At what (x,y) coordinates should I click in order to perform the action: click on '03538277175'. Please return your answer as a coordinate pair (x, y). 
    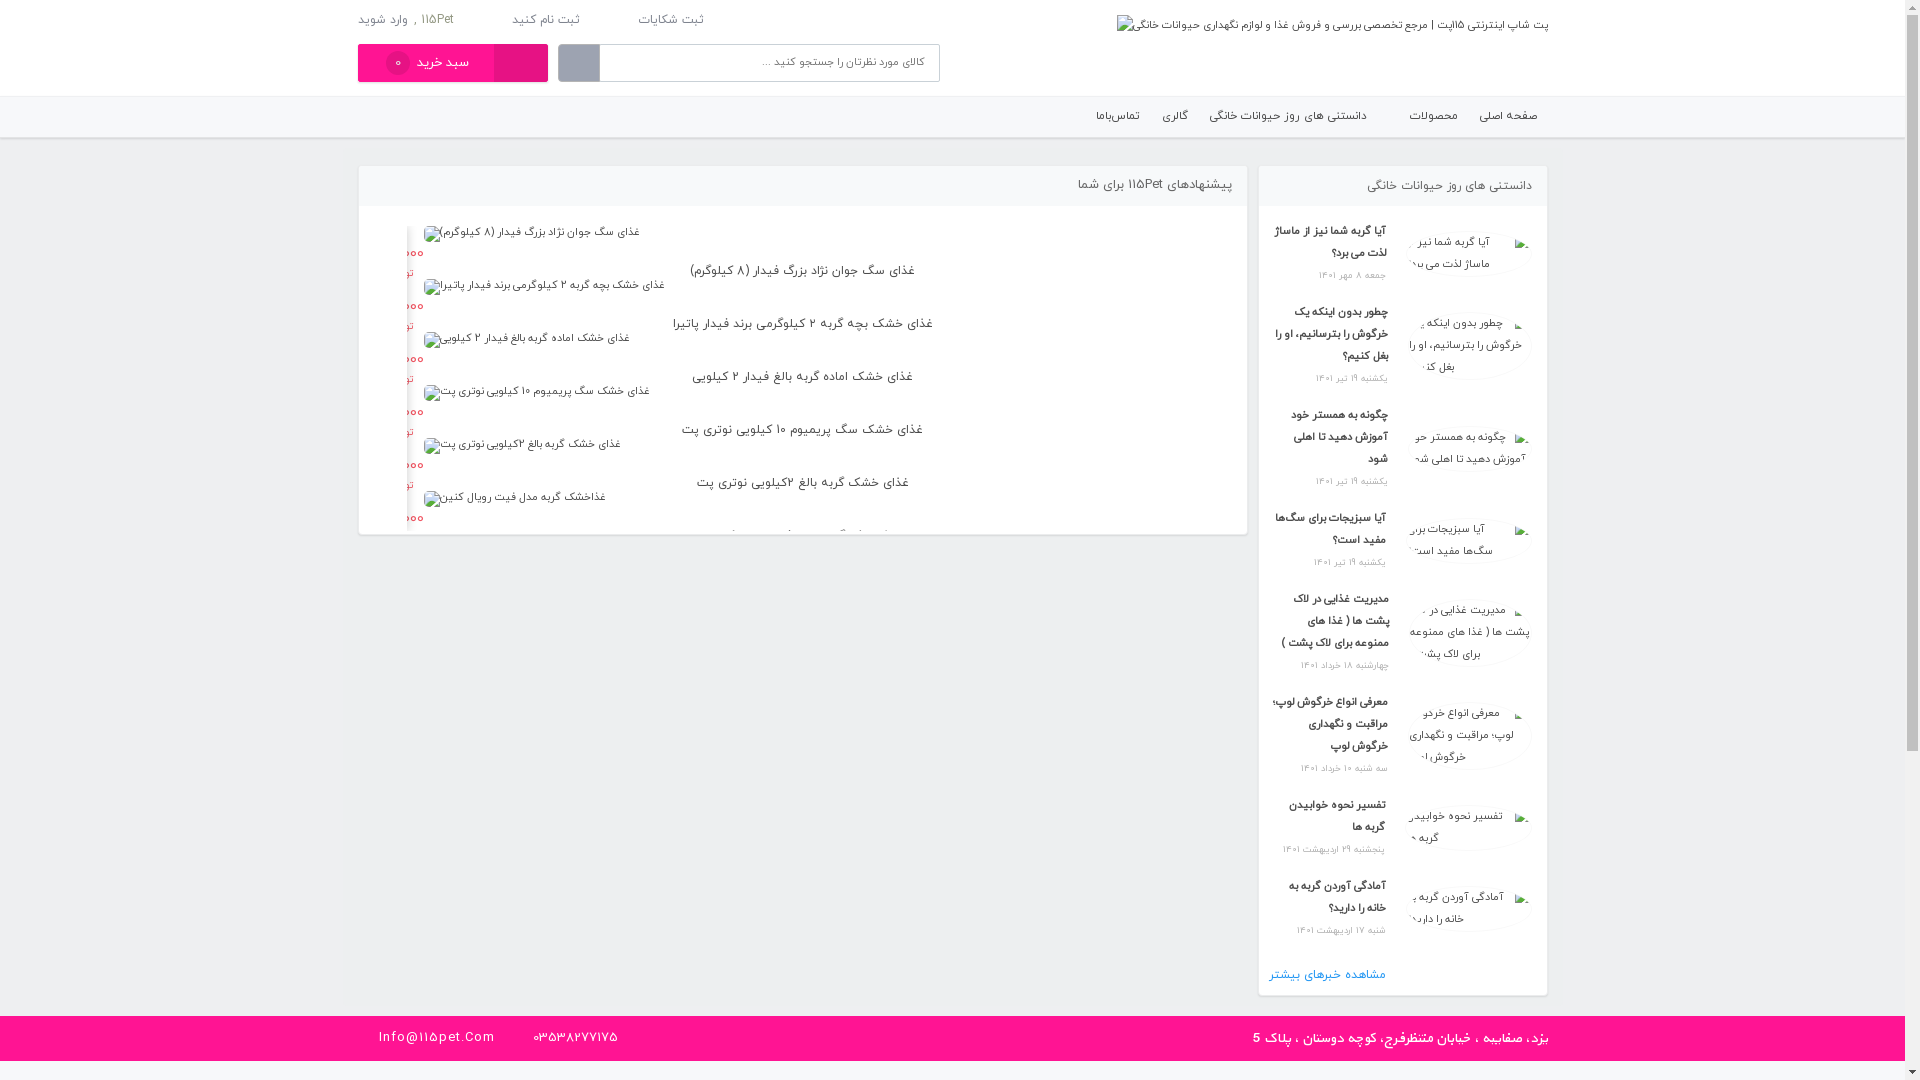
    Looking at the image, I should click on (573, 1036).